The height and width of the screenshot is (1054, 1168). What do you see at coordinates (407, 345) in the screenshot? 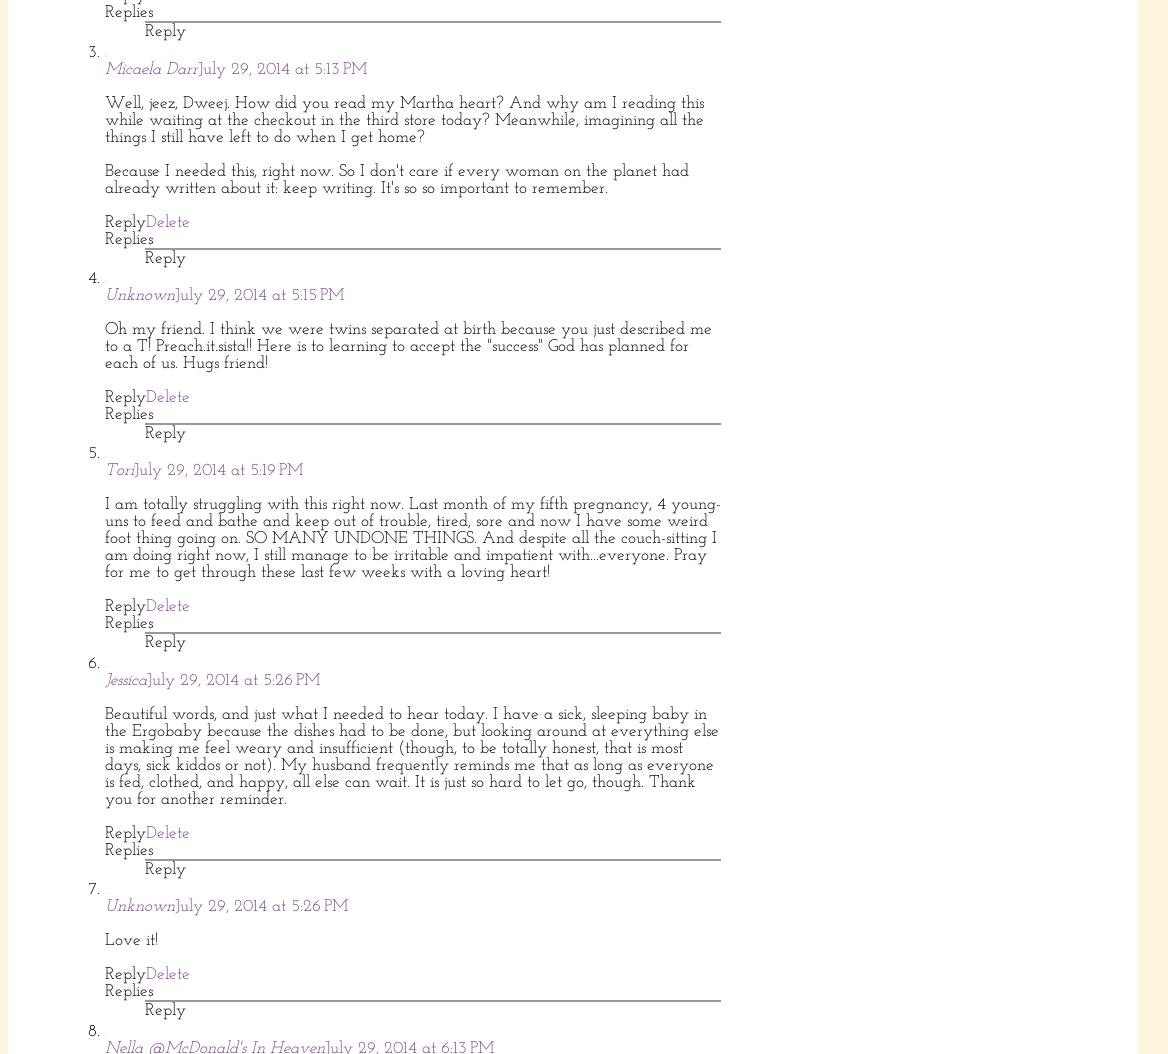
I see `'Oh my friend. I think we were twins separated at birth because you just described me to a T! Preach.it.sista!! Here is to learning to accept the "success" God has planned for each of us. Hugs friend!'` at bounding box center [407, 345].